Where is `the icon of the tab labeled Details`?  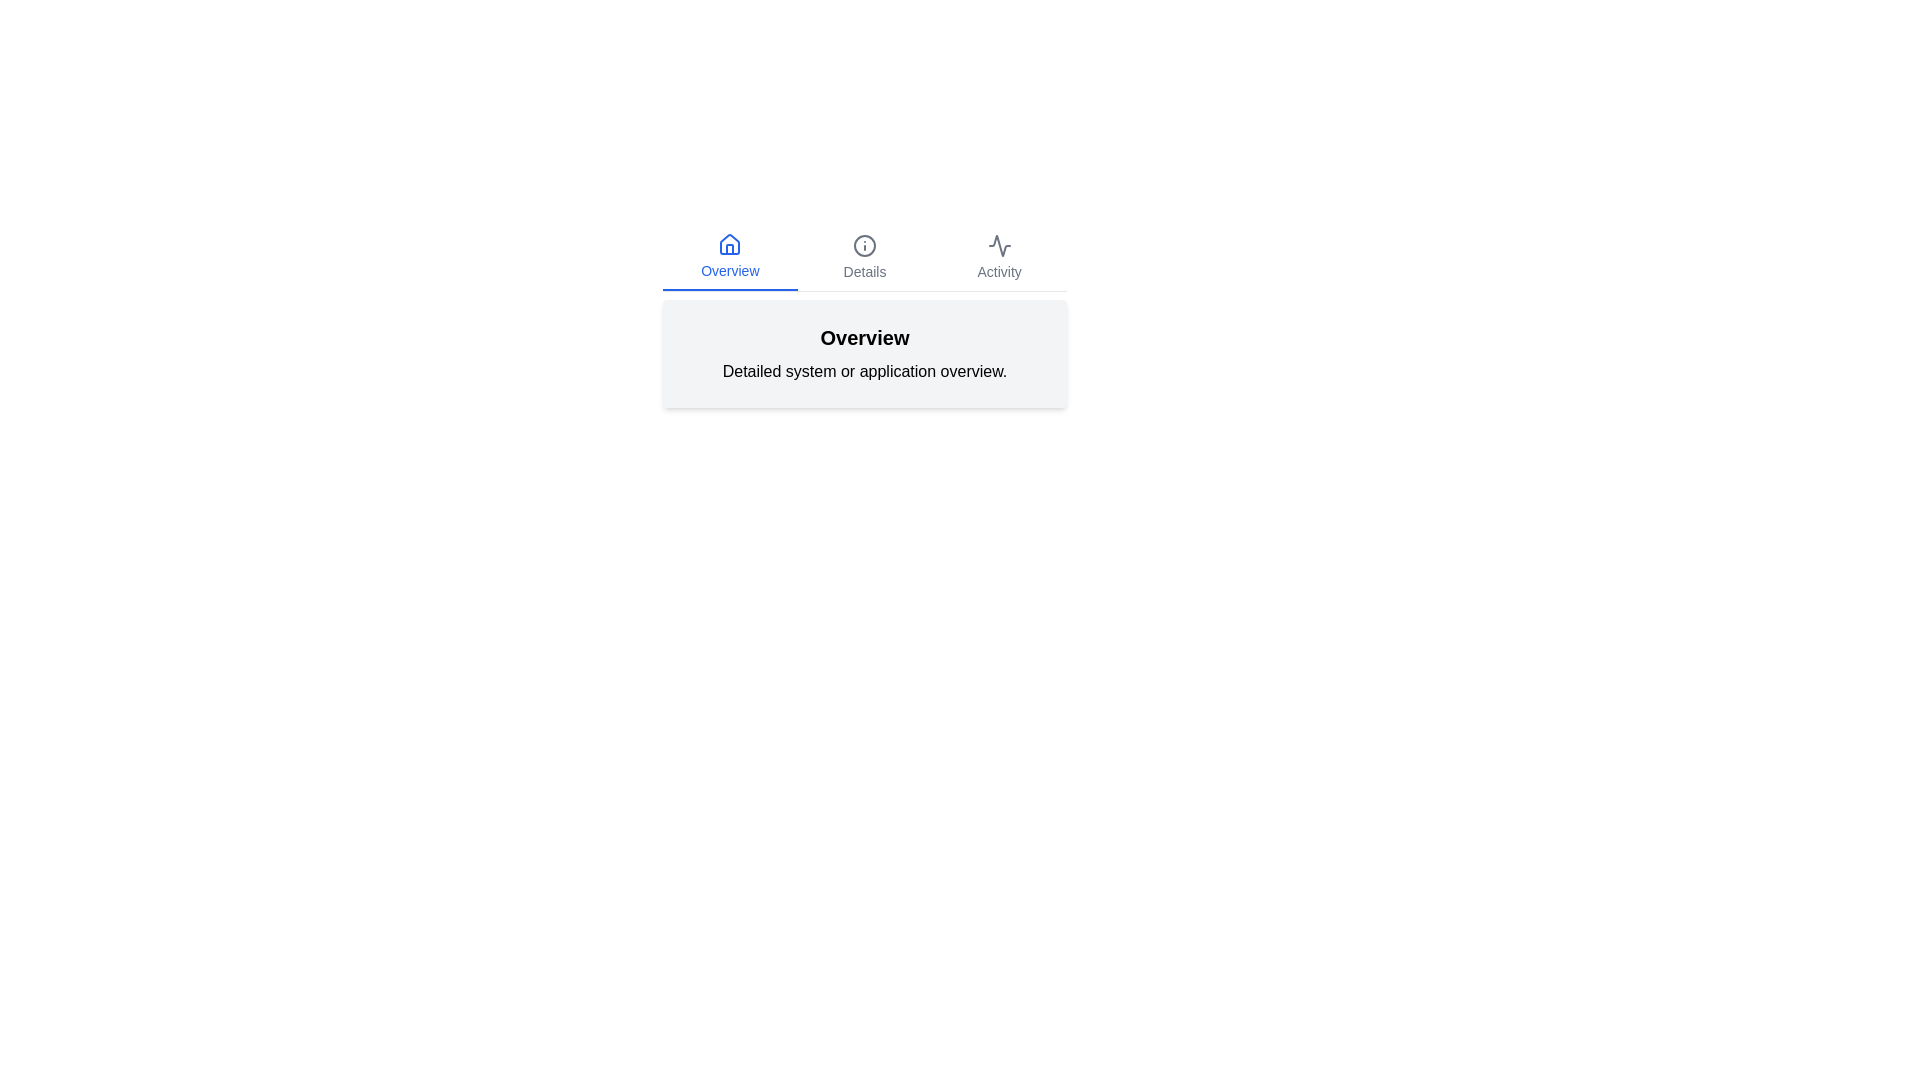
the icon of the tab labeled Details is located at coordinates (864, 245).